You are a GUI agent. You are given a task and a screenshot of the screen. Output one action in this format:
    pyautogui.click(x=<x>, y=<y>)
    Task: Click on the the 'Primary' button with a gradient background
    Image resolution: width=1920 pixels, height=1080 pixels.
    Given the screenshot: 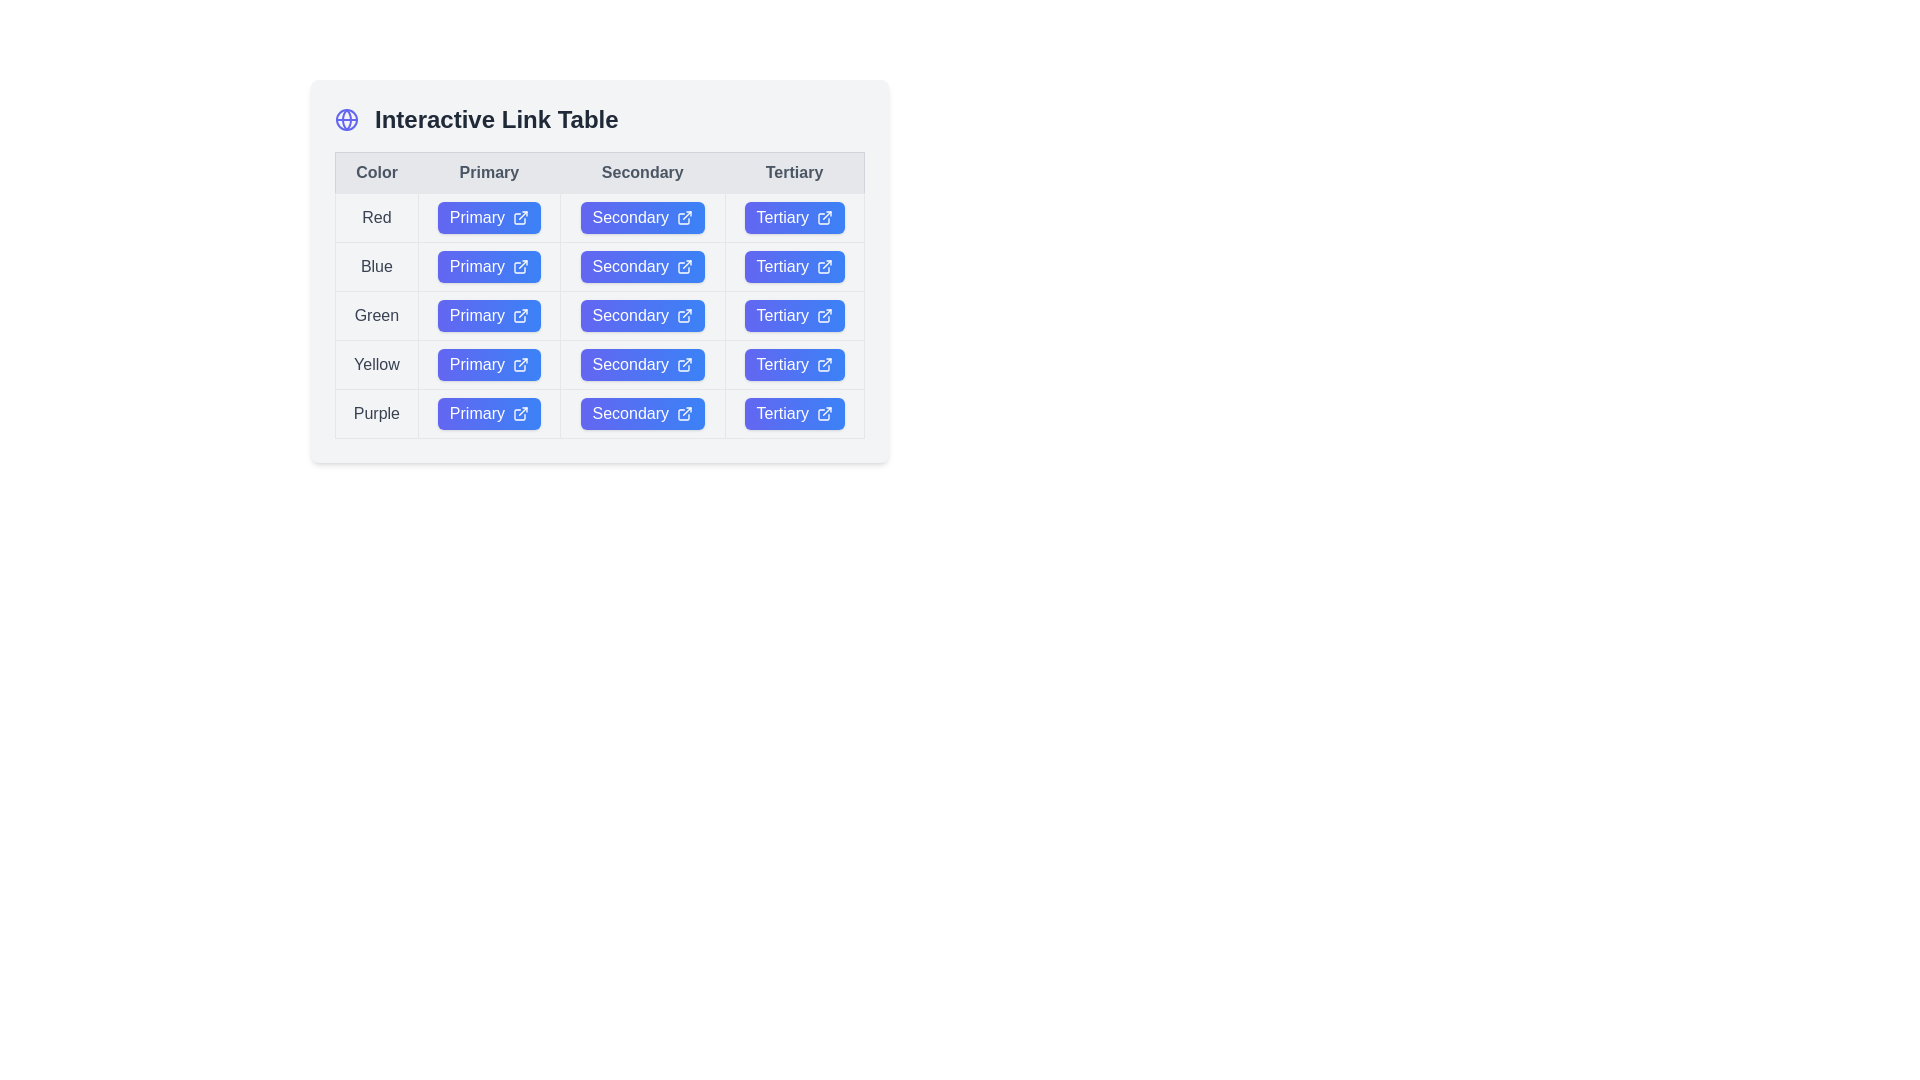 What is the action you would take?
    pyautogui.click(x=489, y=218)
    